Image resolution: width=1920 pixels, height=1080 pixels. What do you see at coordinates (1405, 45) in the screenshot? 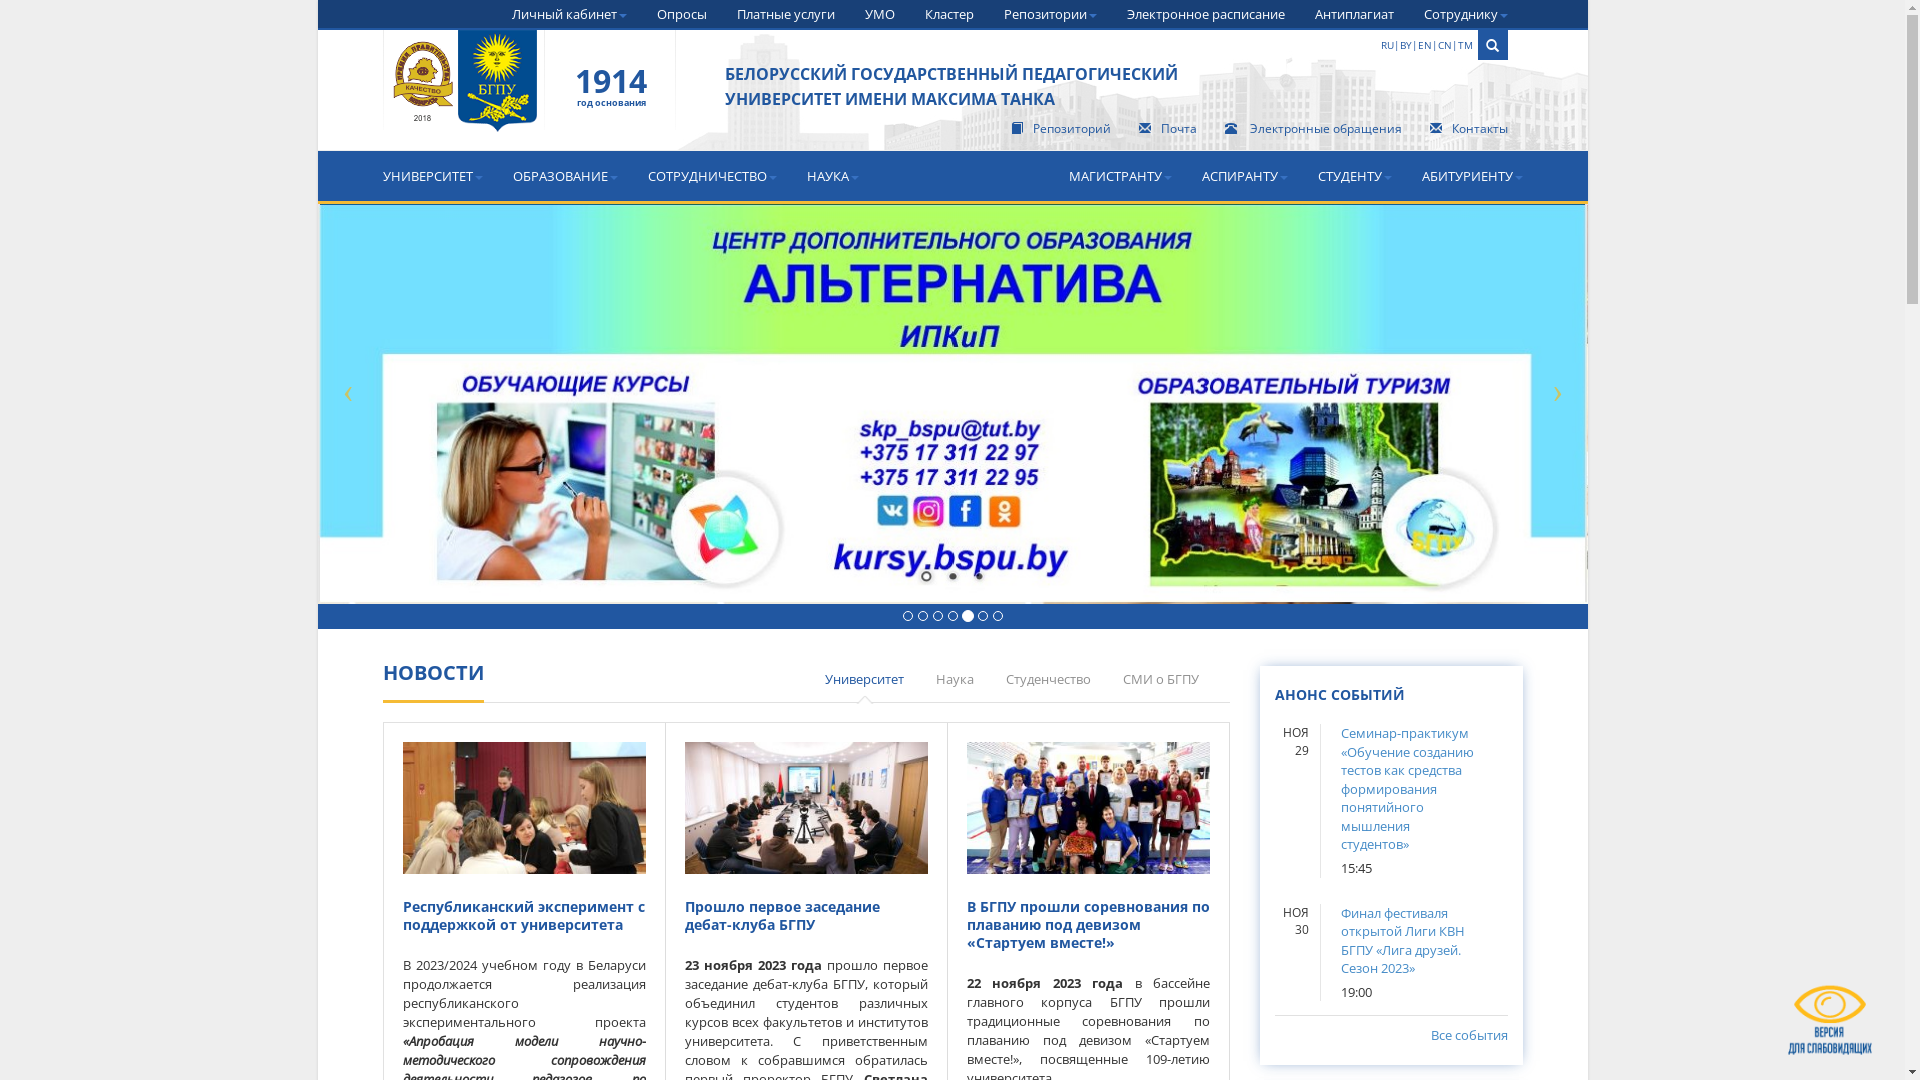
I see `'BY'` at bounding box center [1405, 45].